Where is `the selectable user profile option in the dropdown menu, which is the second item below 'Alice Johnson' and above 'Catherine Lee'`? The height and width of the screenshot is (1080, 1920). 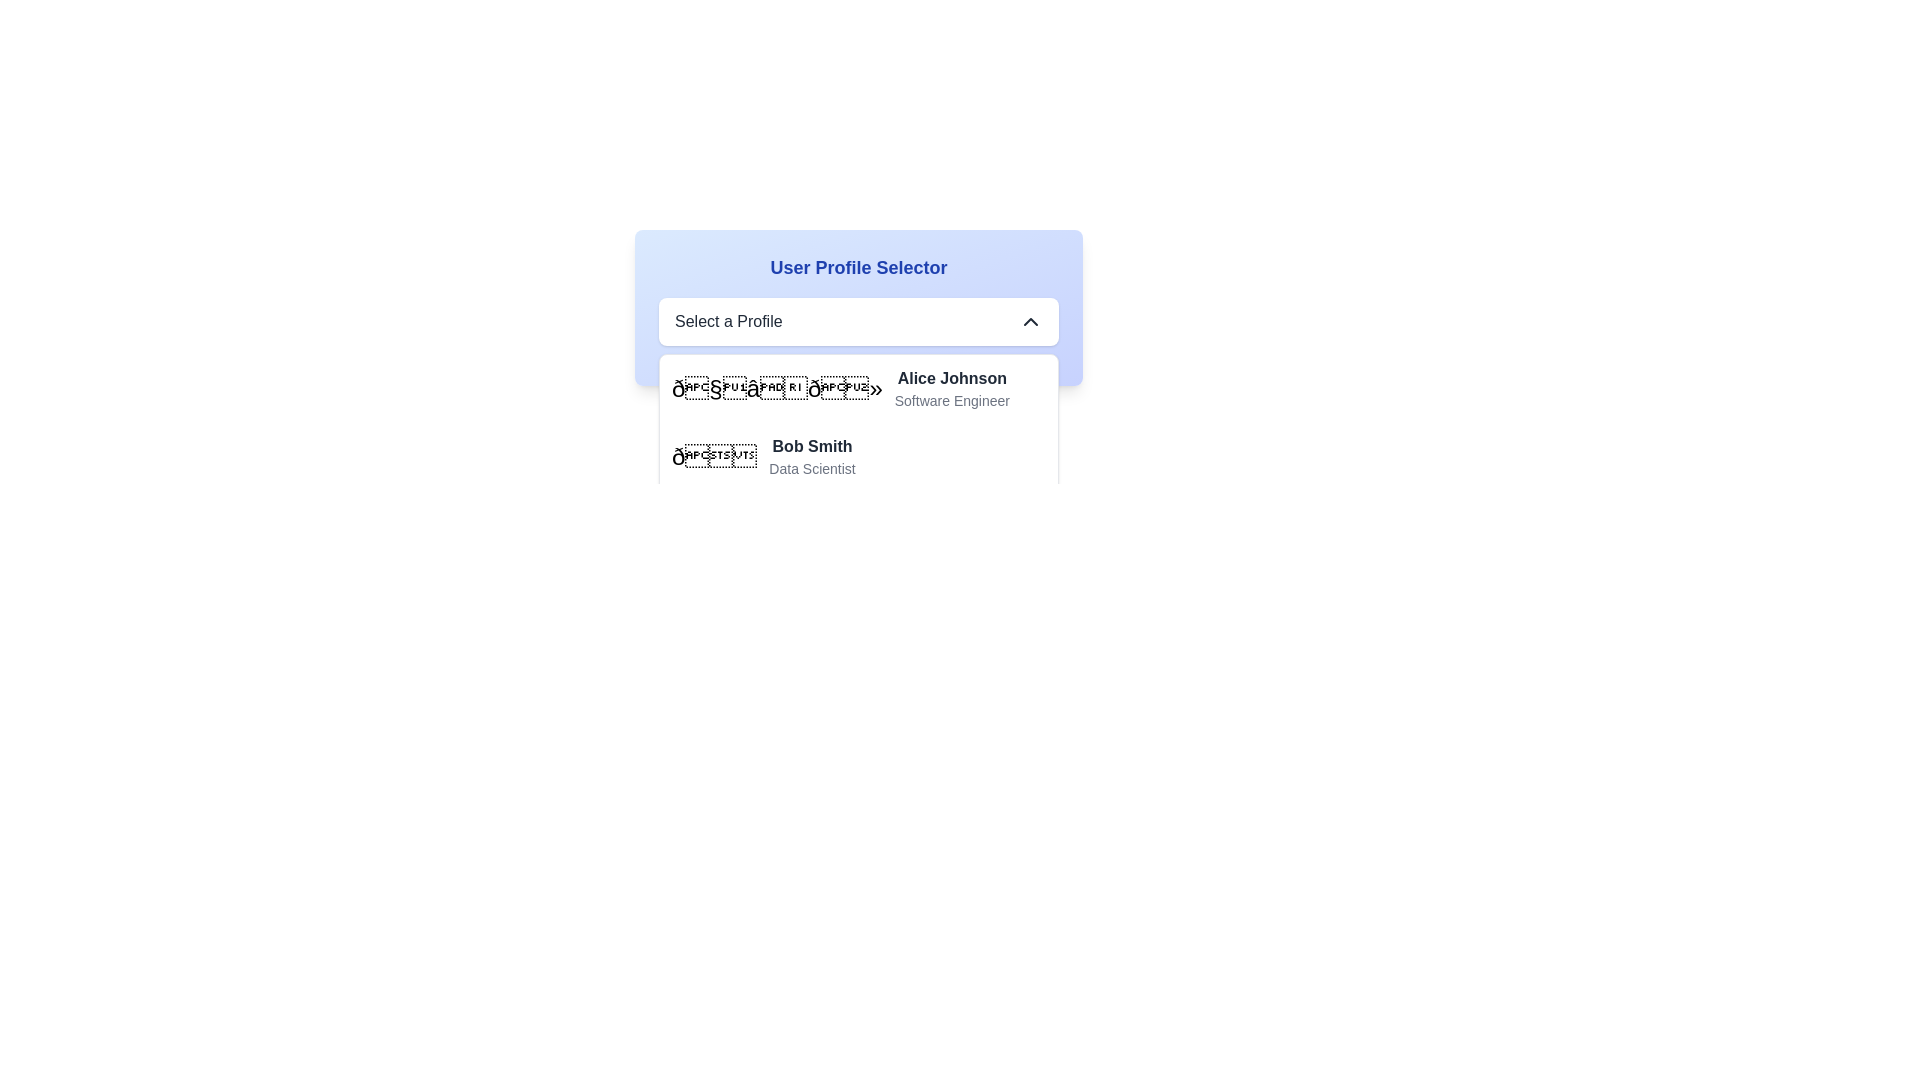
the selectable user profile option in the dropdown menu, which is the second item below 'Alice Johnson' and above 'Catherine Lee' is located at coordinates (859, 456).